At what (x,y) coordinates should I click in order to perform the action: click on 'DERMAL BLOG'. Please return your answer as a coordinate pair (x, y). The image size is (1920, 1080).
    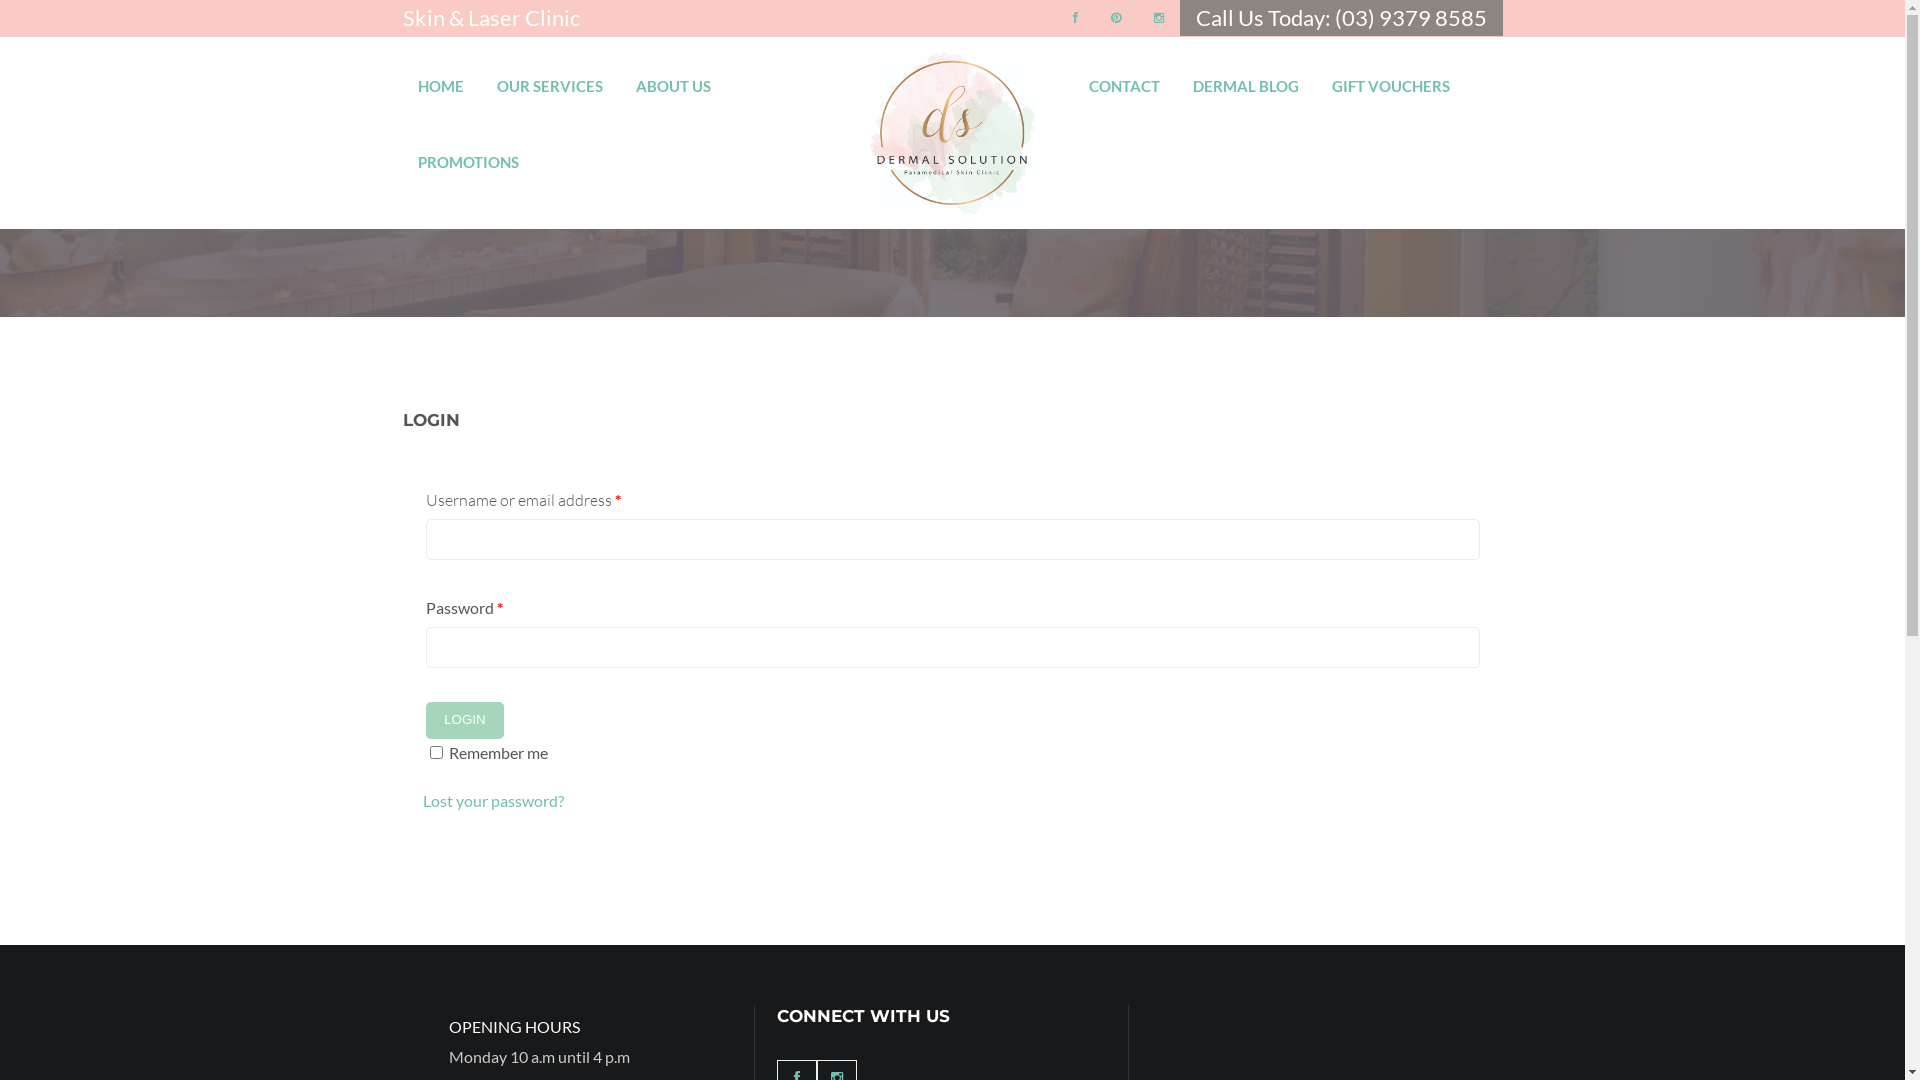
    Looking at the image, I should click on (1245, 76).